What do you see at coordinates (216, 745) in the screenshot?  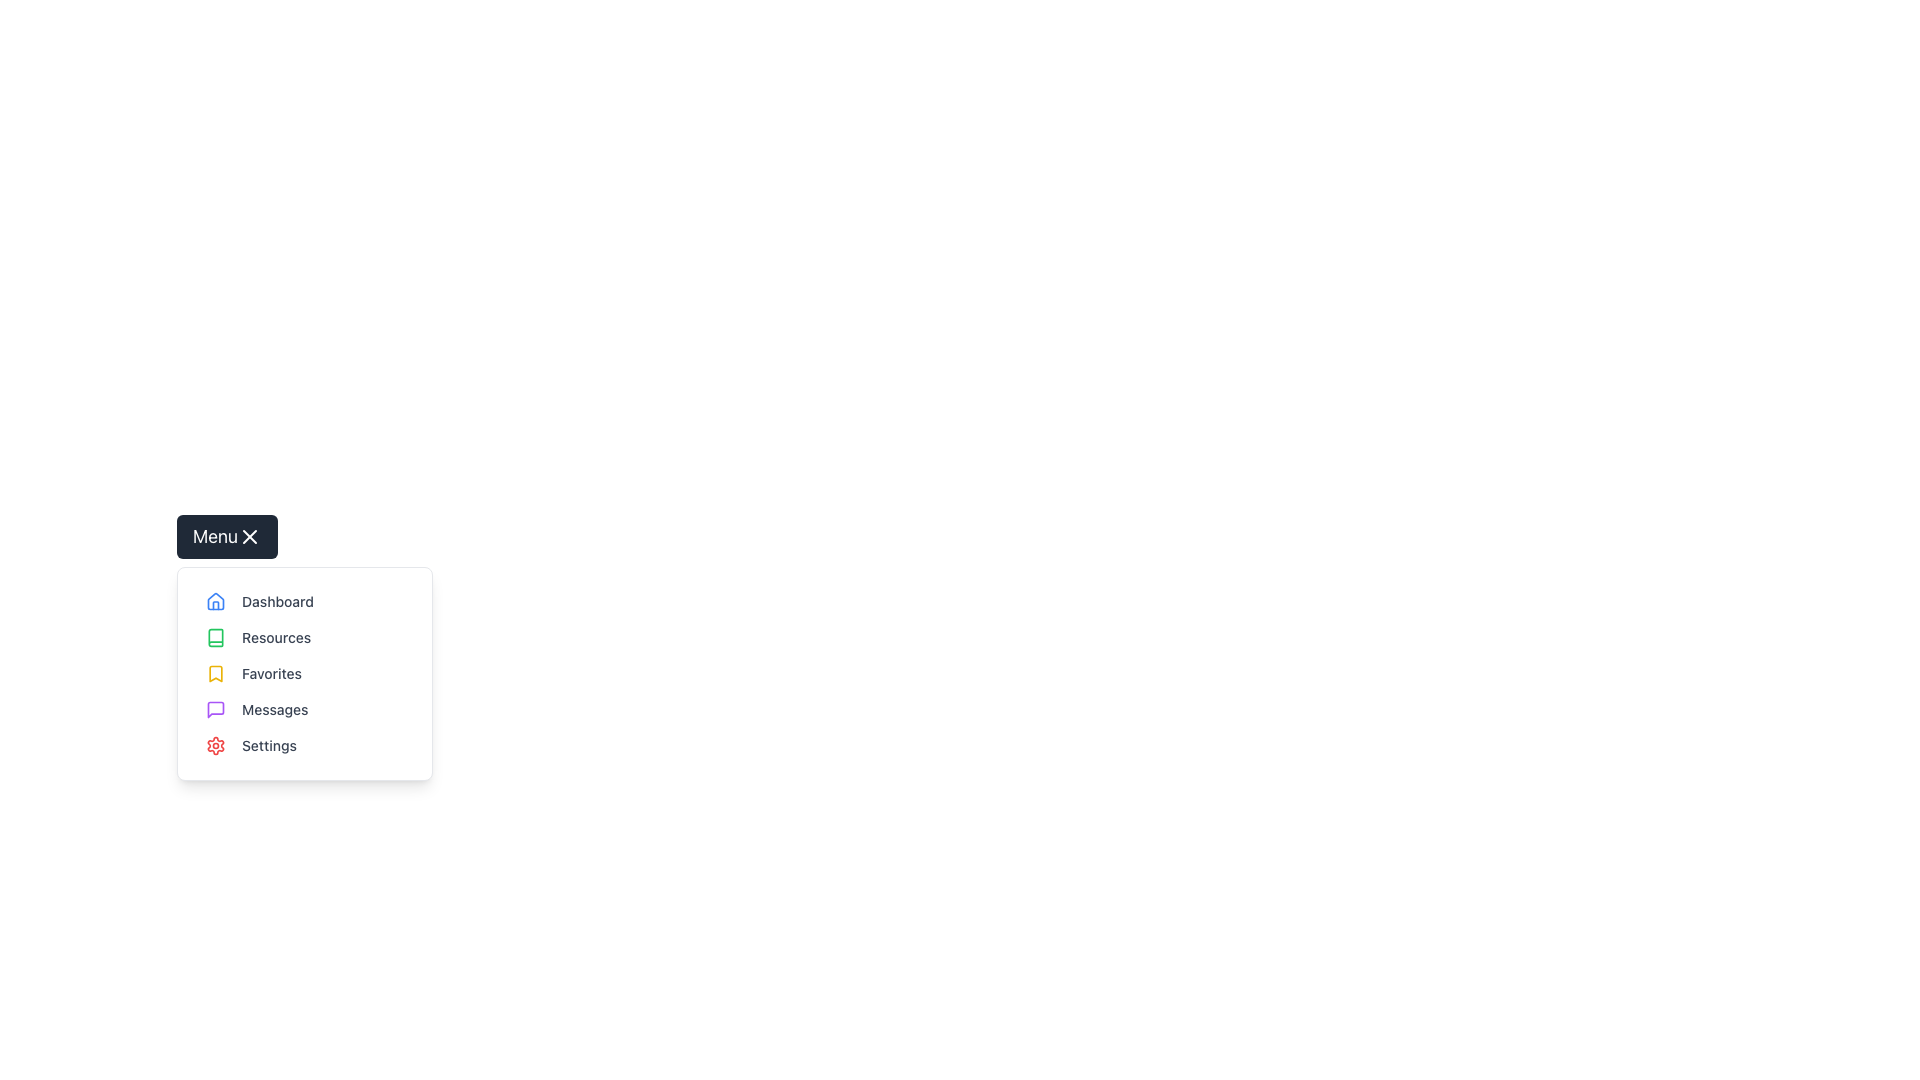 I see `the red gear icon located to the left of the 'Settings' text label in the bottom section of the interactive list menu` at bounding box center [216, 745].